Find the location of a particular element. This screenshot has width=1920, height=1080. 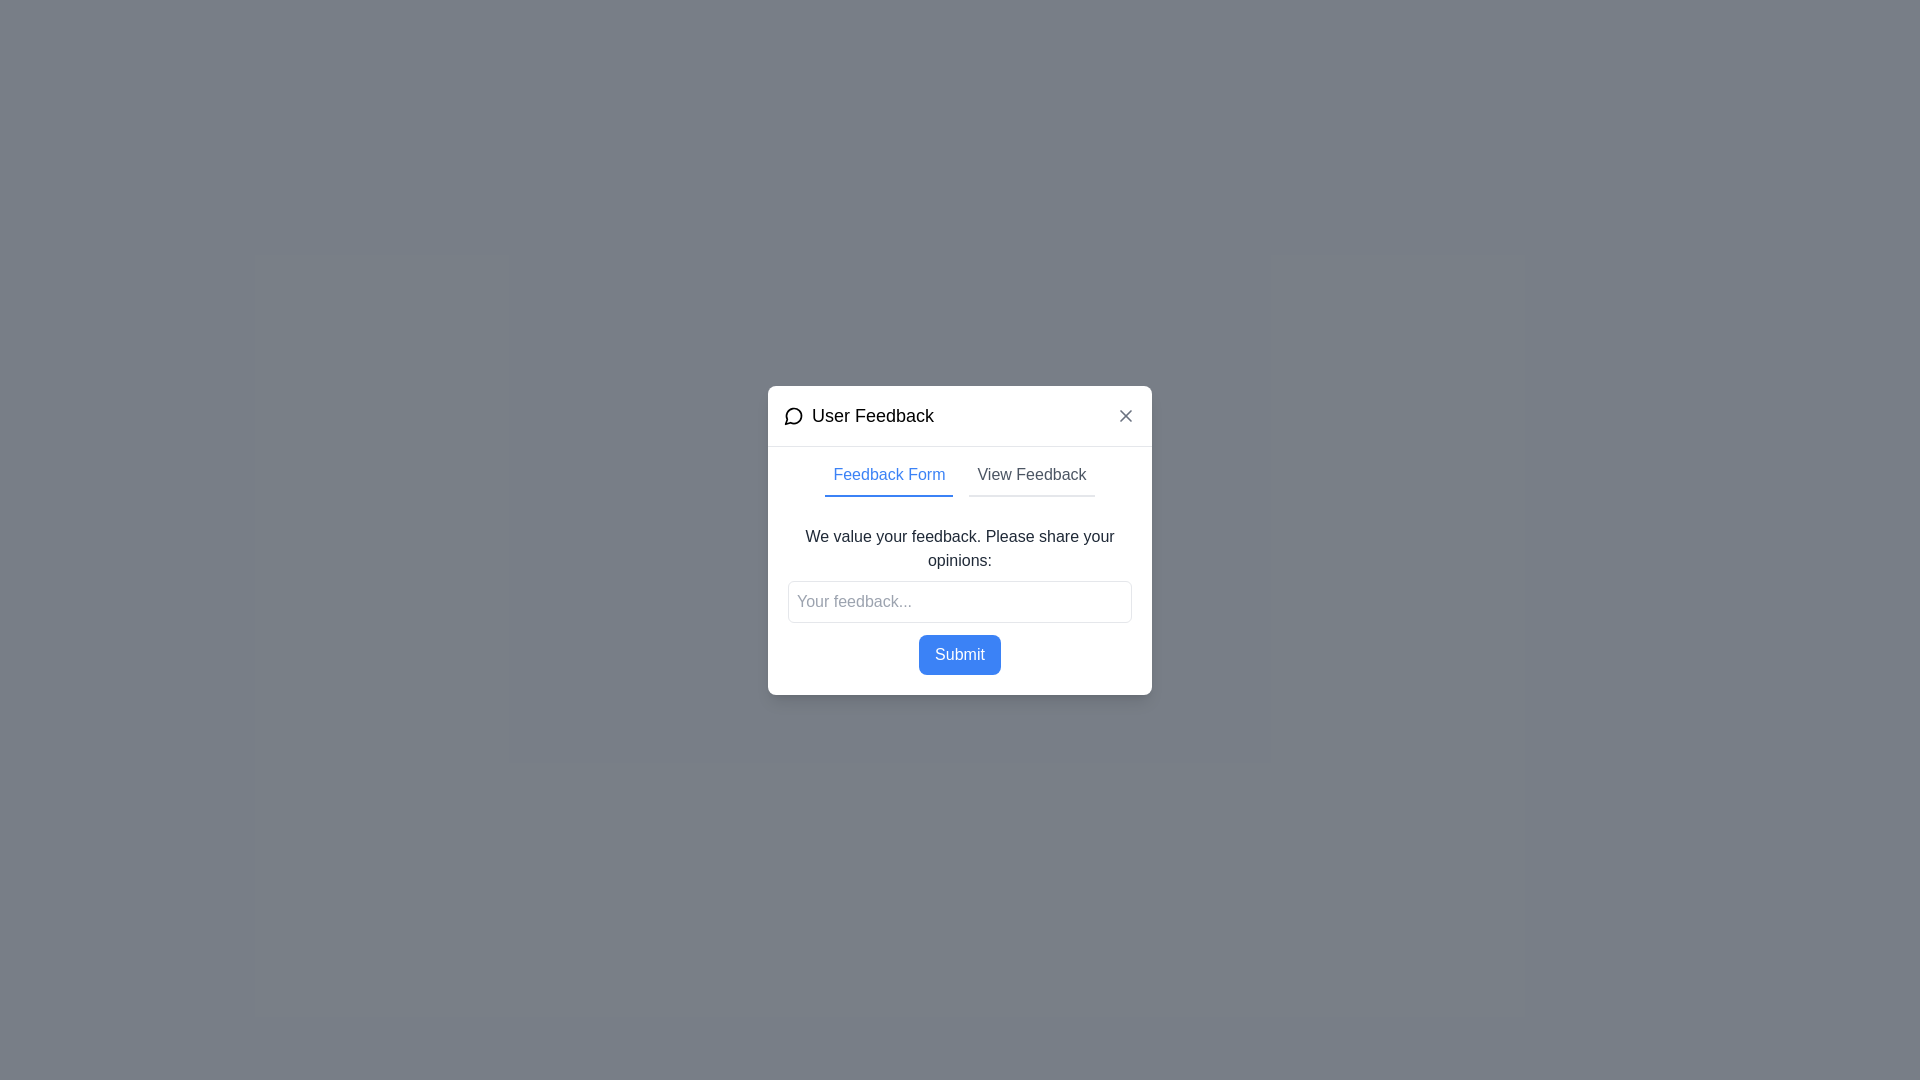

the close button represented by a gray square icon with an 'X' symbol in the top-right corner of the 'User Feedback' modal dialog is located at coordinates (1126, 414).